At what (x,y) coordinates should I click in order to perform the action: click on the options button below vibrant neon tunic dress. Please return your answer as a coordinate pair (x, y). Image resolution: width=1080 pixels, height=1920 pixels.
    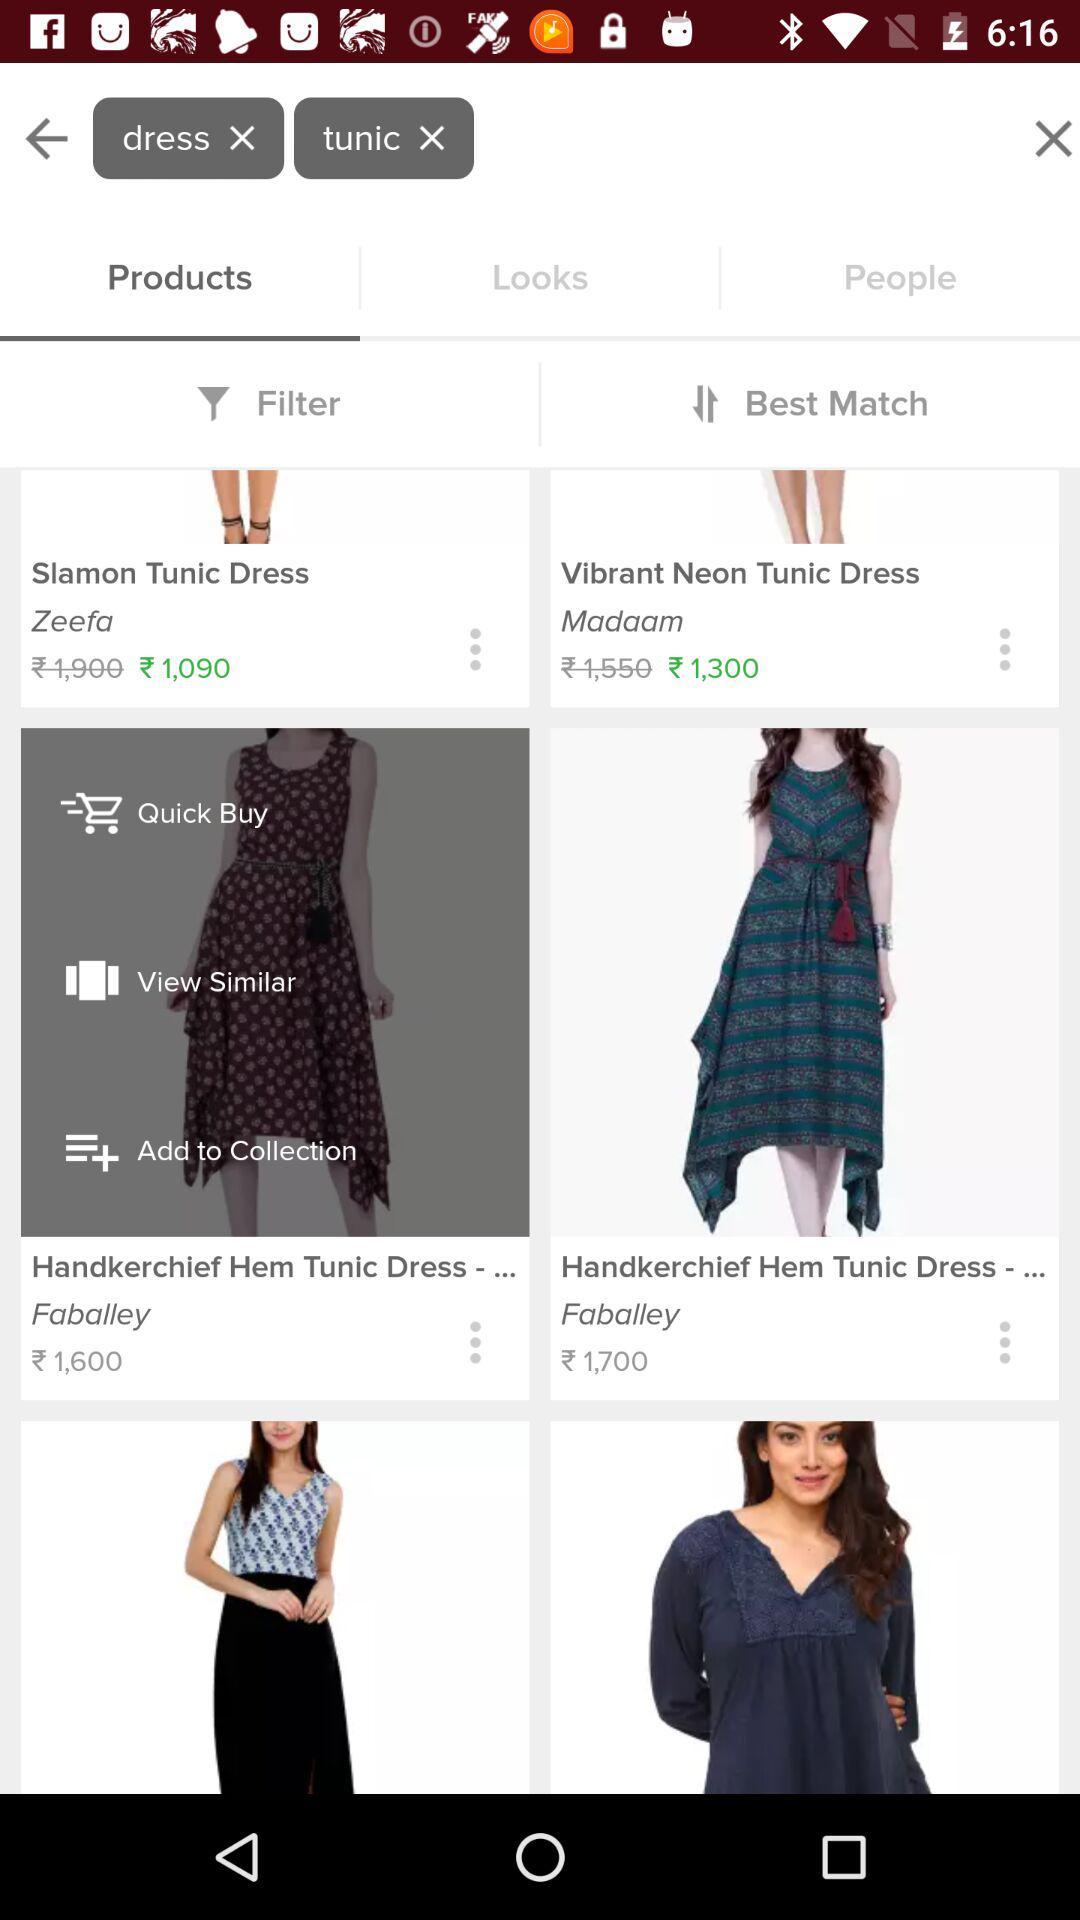
    Looking at the image, I should click on (1005, 649).